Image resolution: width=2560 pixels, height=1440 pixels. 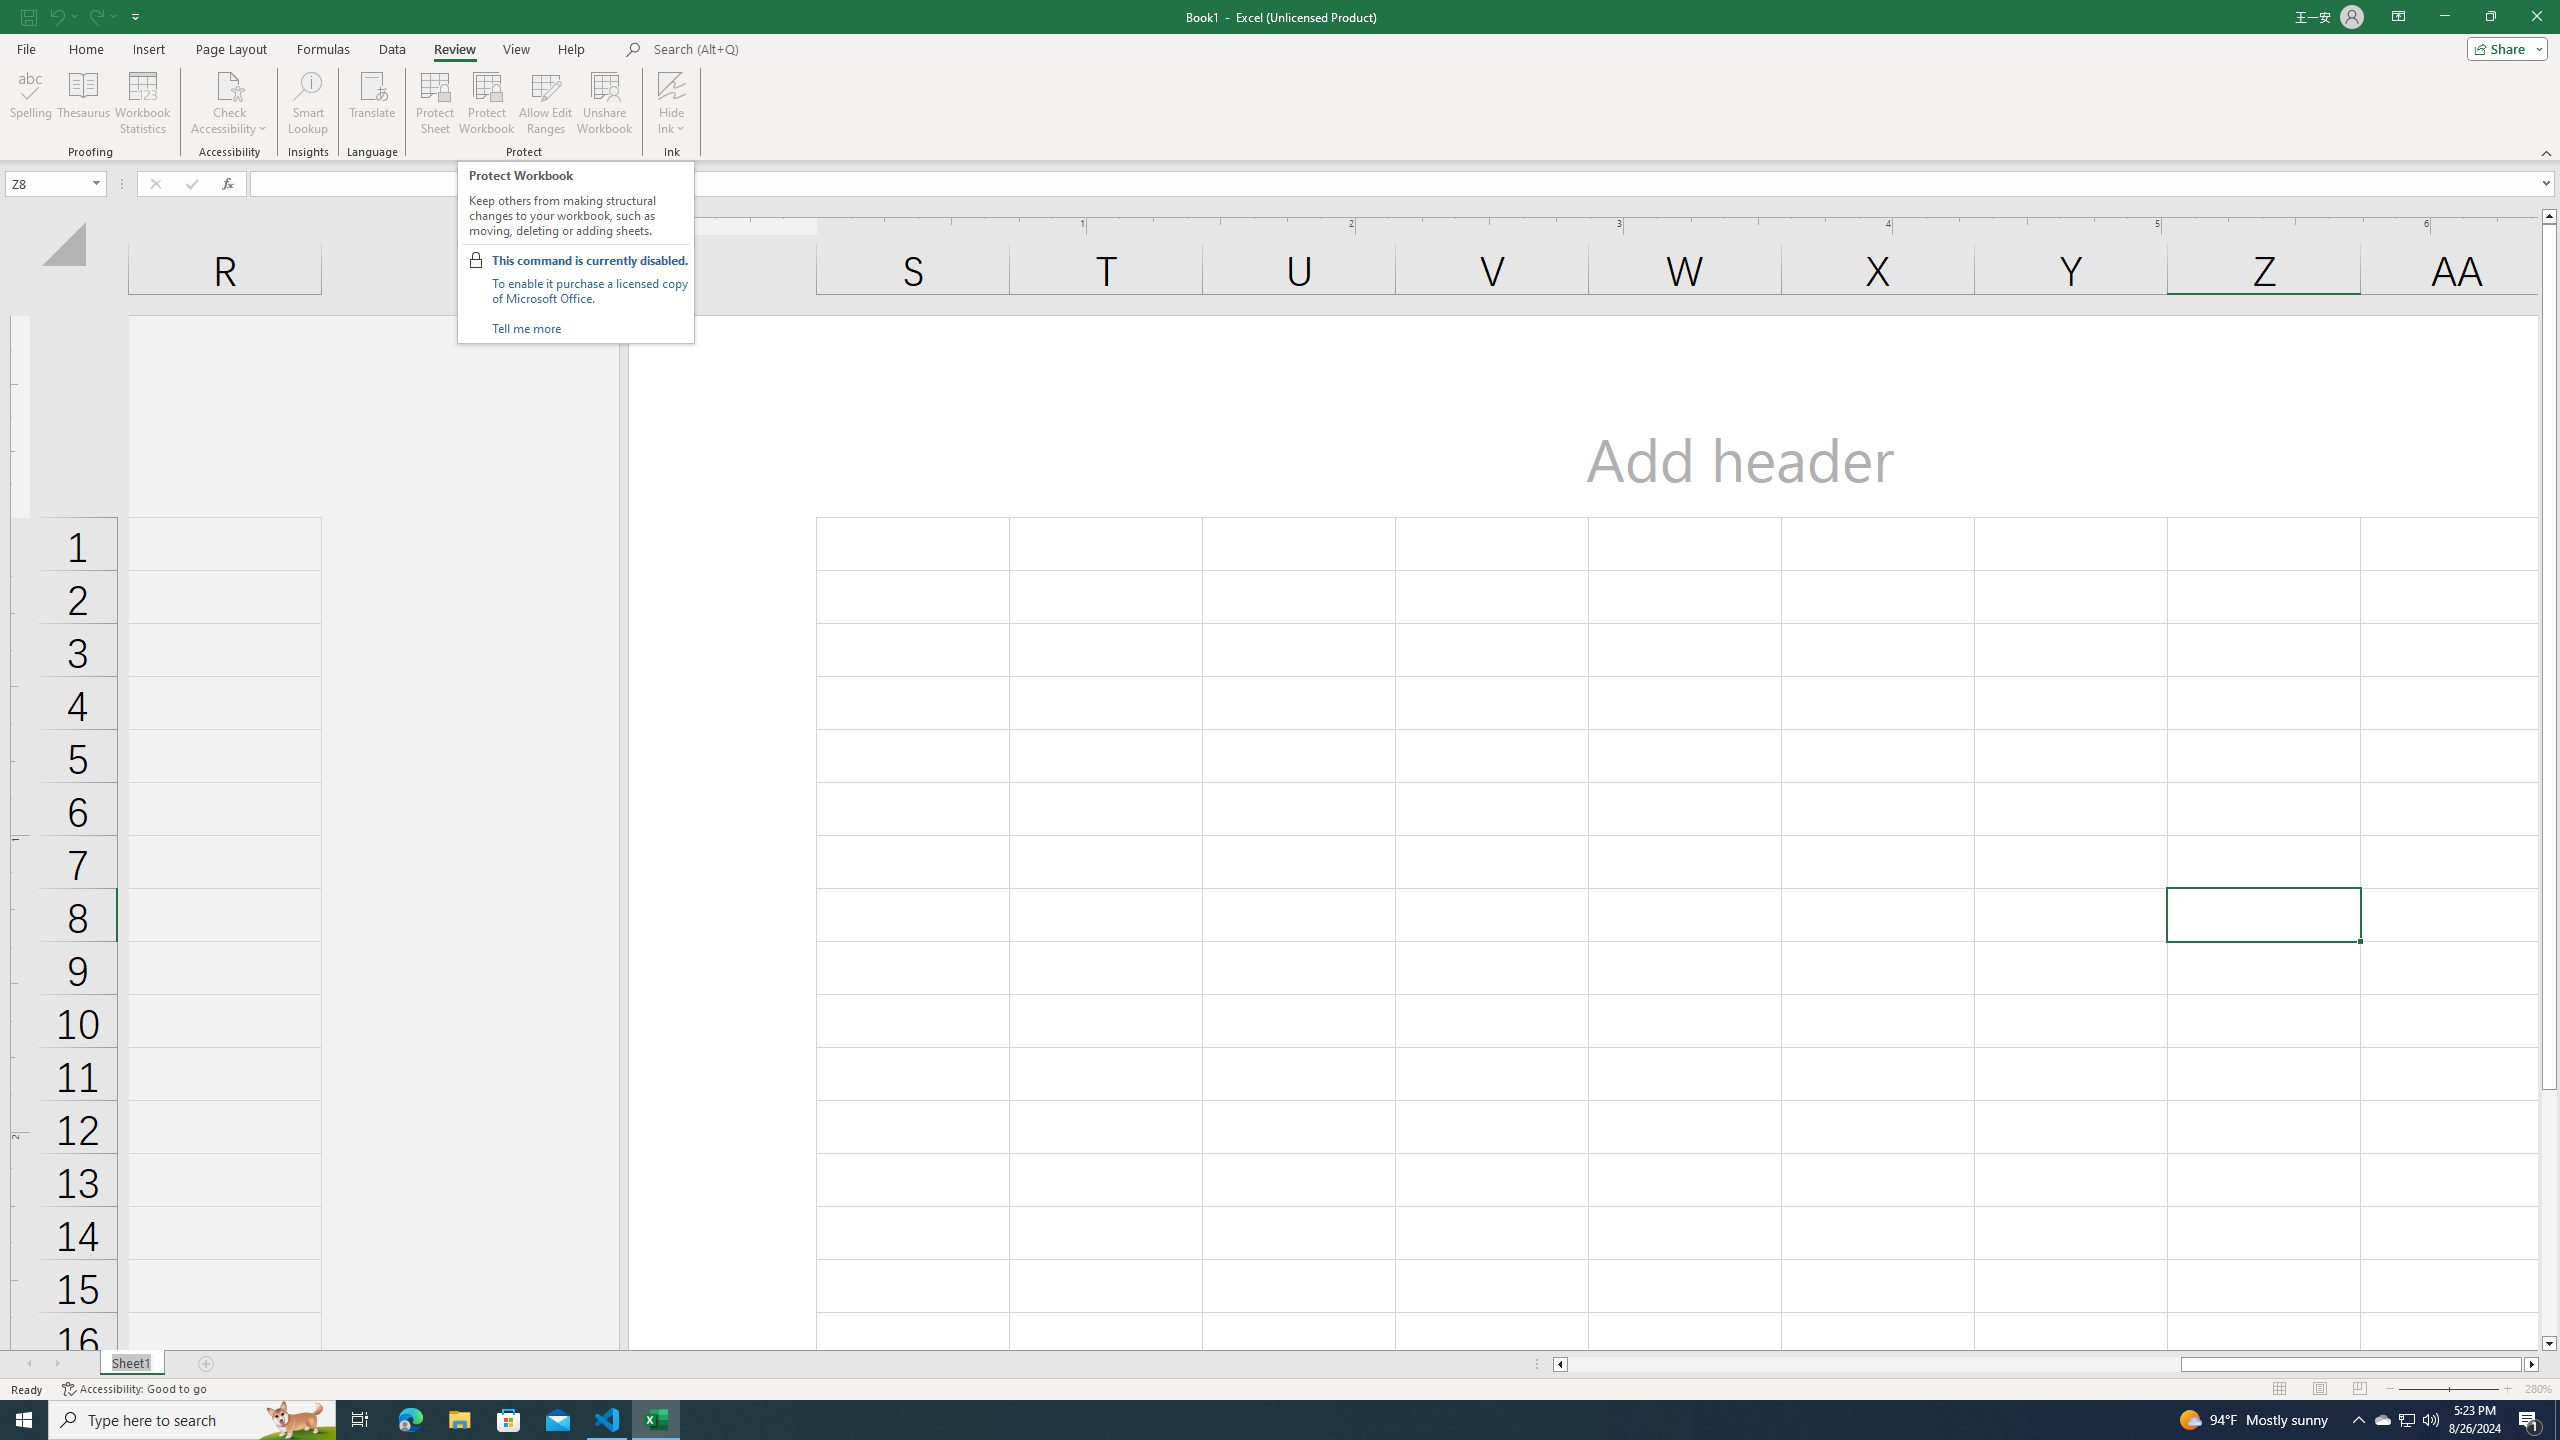 I want to click on 'Allow Edit Ranges', so click(x=546, y=103).